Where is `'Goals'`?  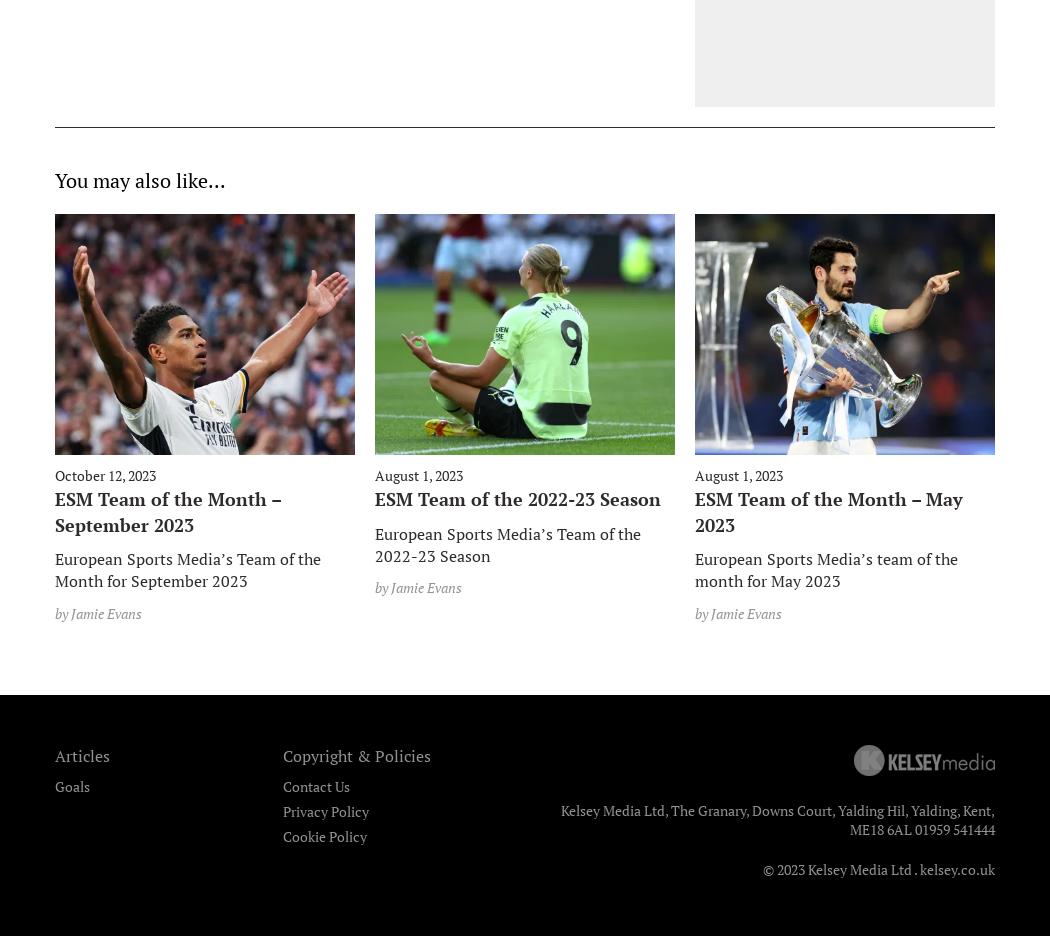 'Goals' is located at coordinates (71, 785).